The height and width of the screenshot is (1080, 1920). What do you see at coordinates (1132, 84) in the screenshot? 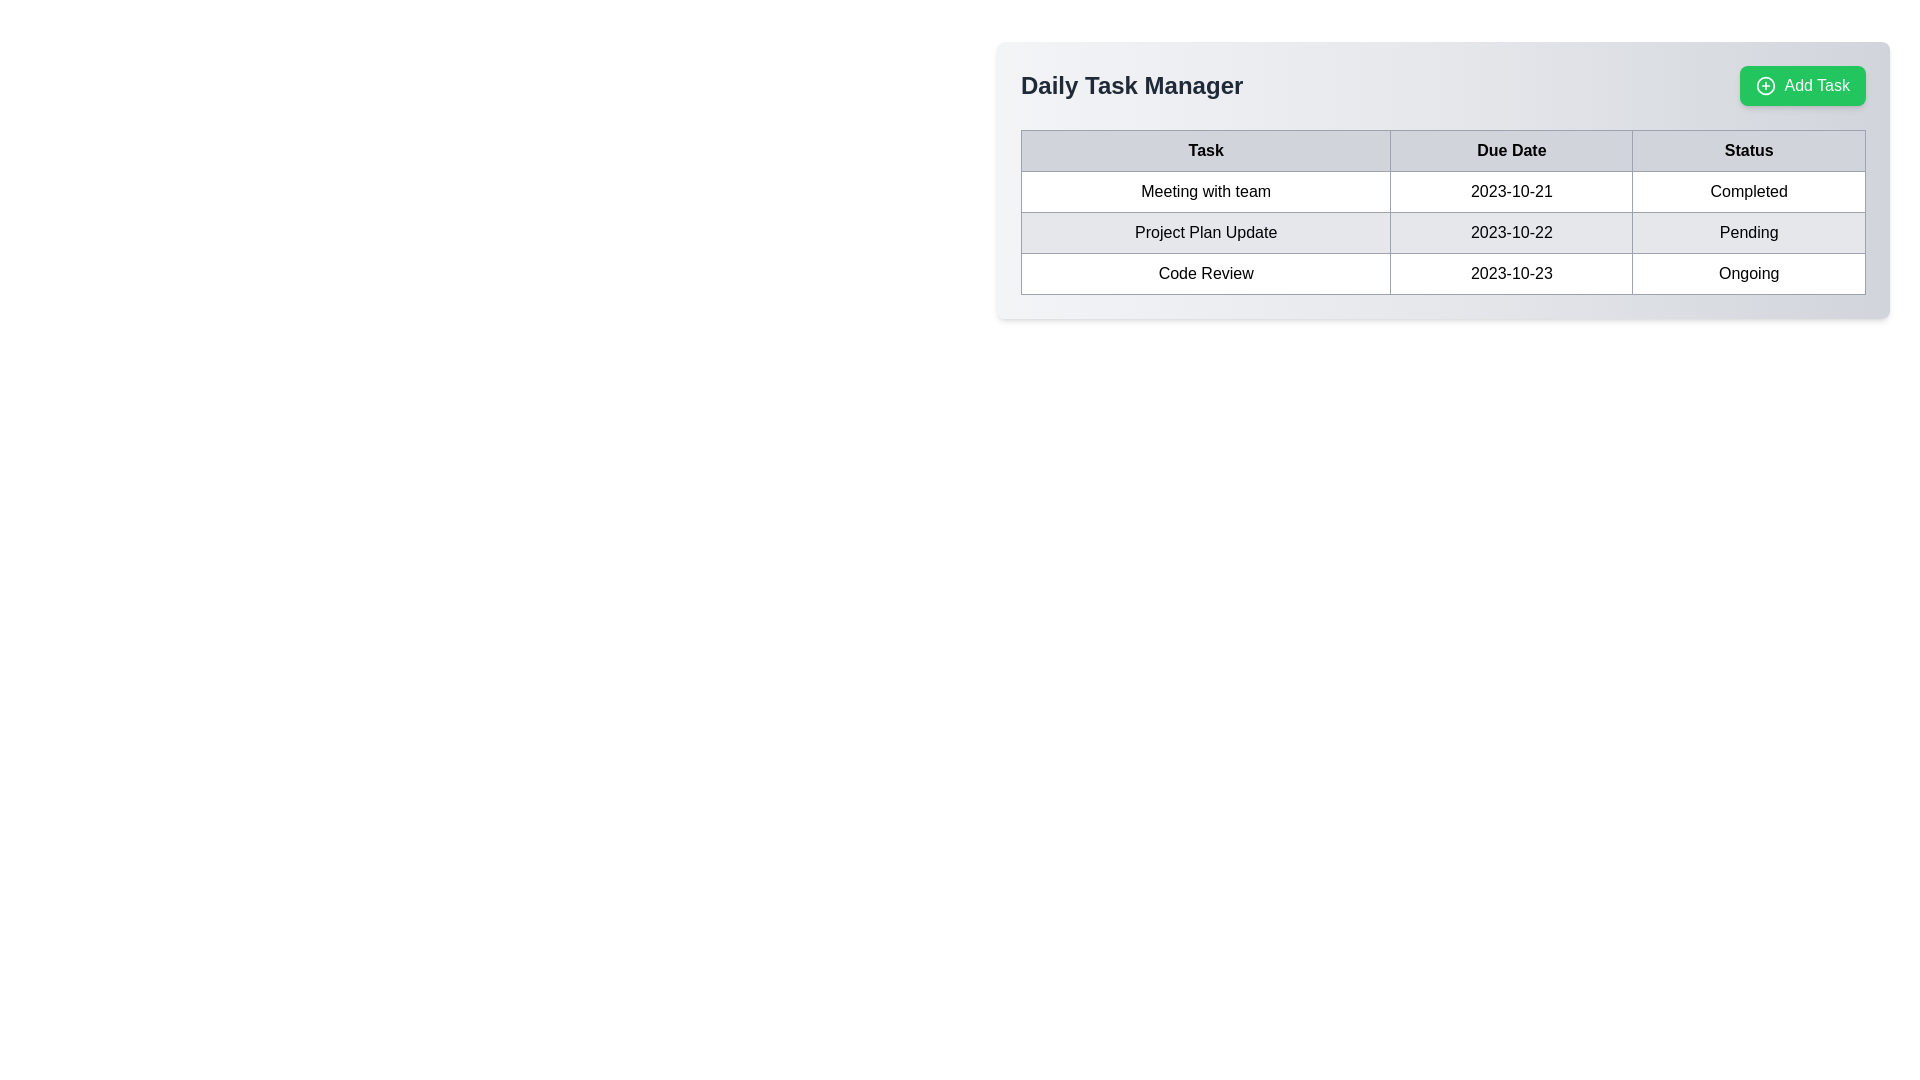
I see `text content of the 'Daily Task Manager' label, which is displayed in a large bold font and colored dark gray` at bounding box center [1132, 84].